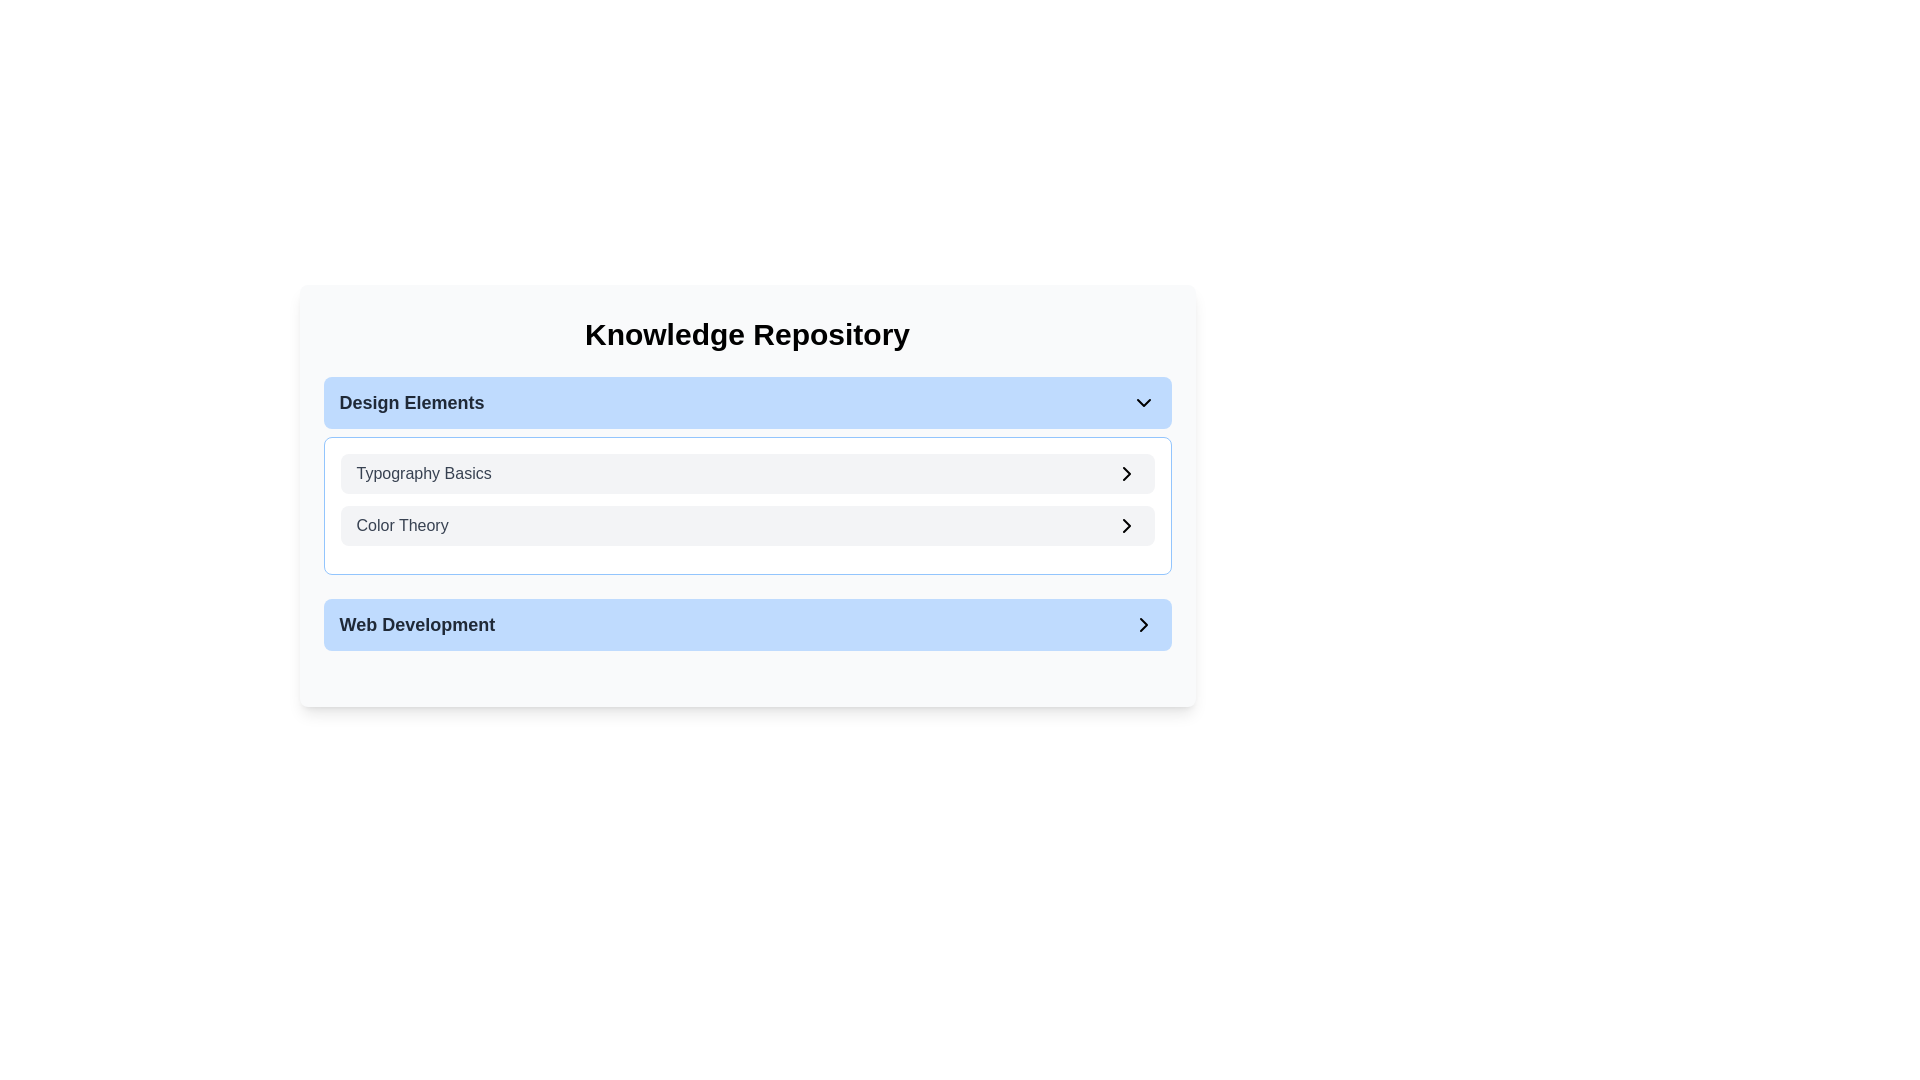  What do you see at coordinates (746, 623) in the screenshot?
I see `the 'Web Development' expandable navigation button with a light blue background and rounded corners, located at the bottom of the list under 'Knowledge Repository'` at bounding box center [746, 623].